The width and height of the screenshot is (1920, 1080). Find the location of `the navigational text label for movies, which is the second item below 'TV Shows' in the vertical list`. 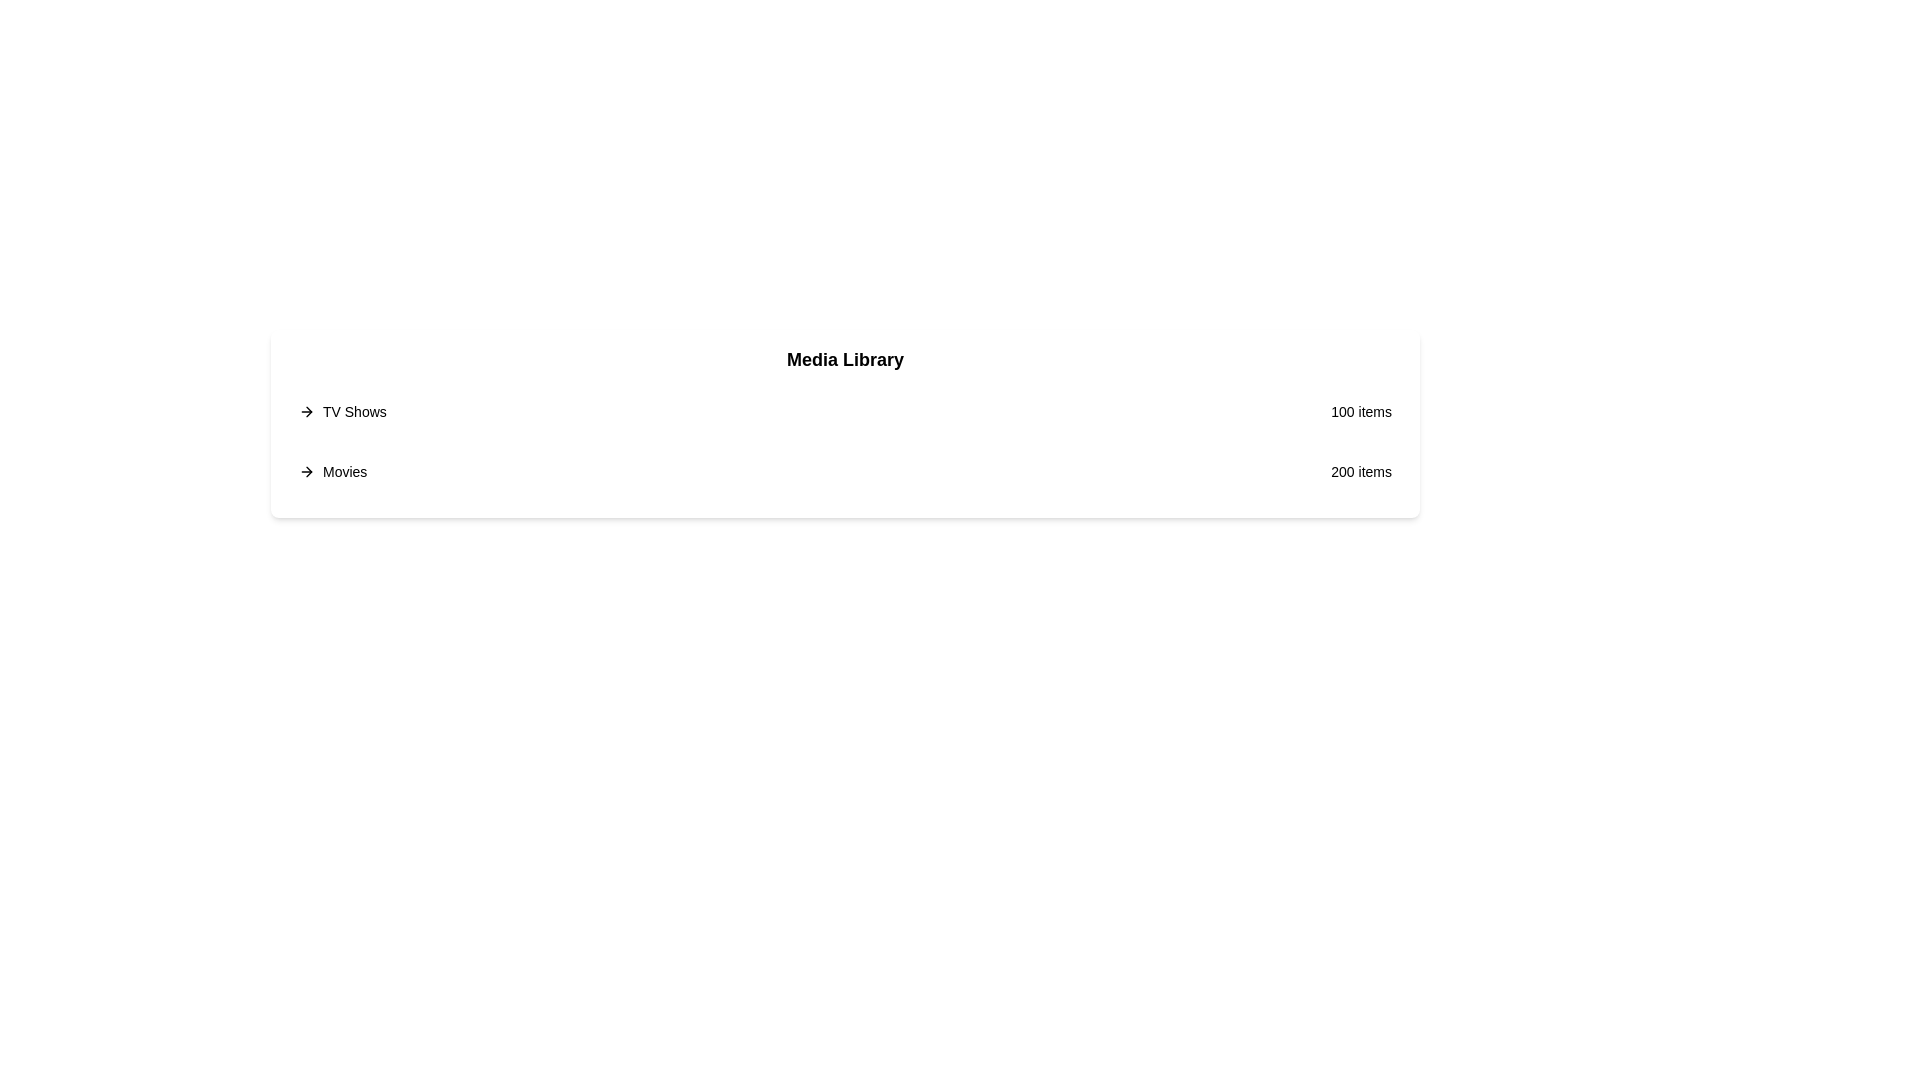

the navigational text label for movies, which is the second item below 'TV Shows' in the vertical list is located at coordinates (345, 471).